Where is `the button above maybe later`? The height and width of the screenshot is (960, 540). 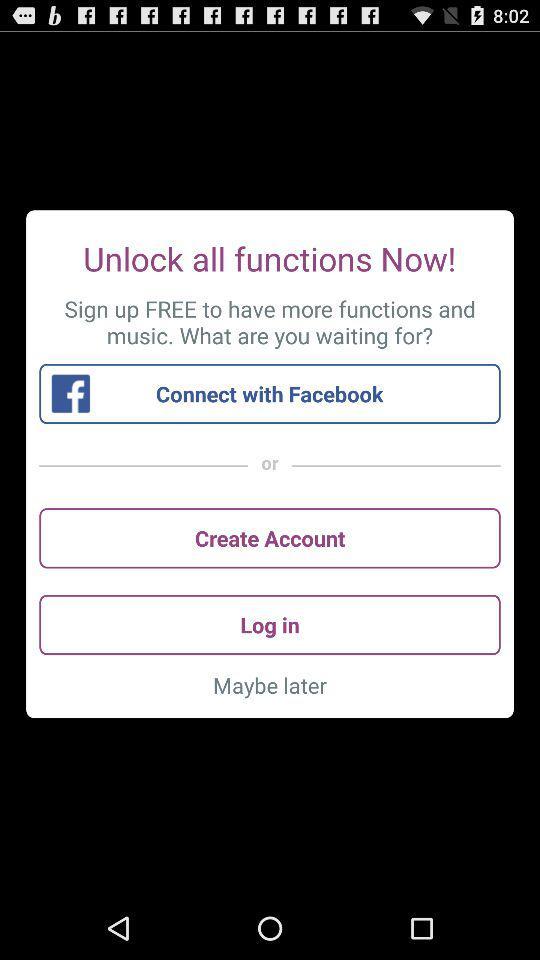
the button above maybe later is located at coordinates (270, 623).